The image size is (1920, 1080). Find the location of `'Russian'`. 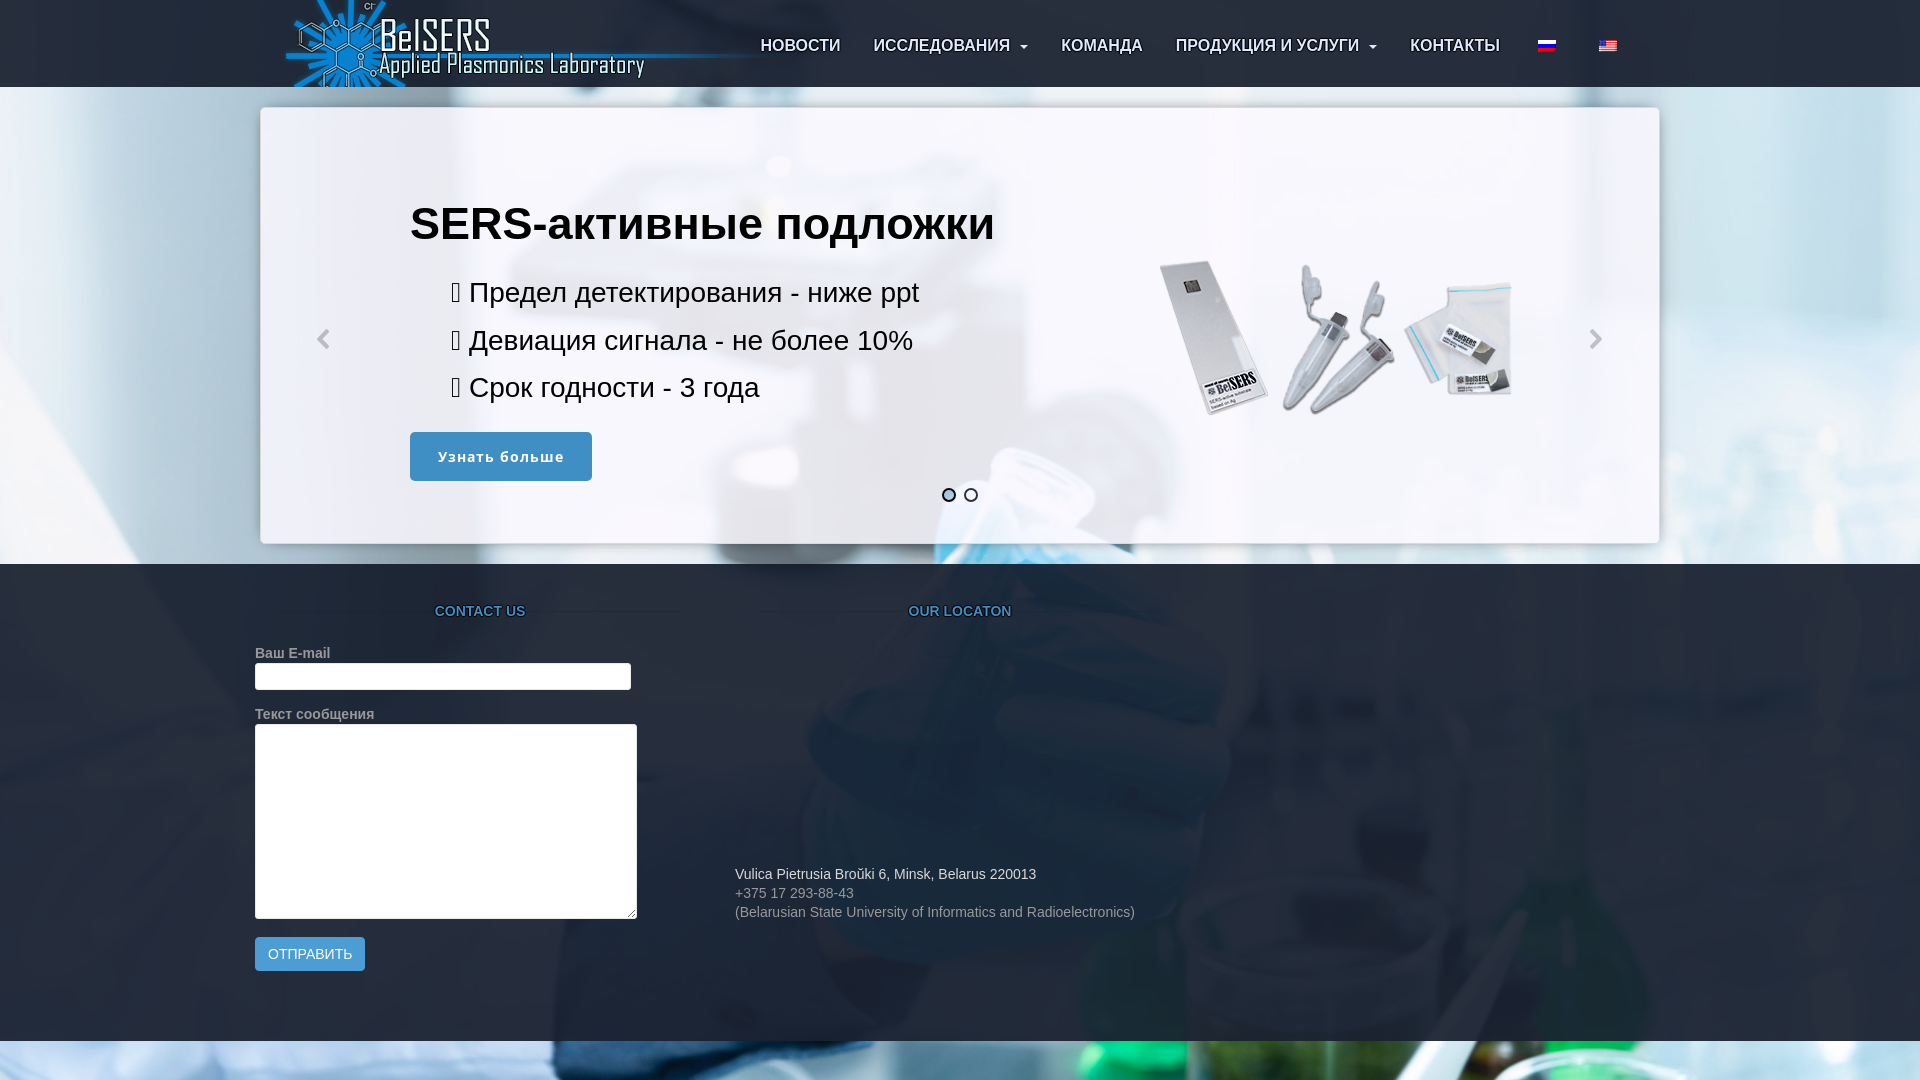

'Russian' is located at coordinates (1545, 45).